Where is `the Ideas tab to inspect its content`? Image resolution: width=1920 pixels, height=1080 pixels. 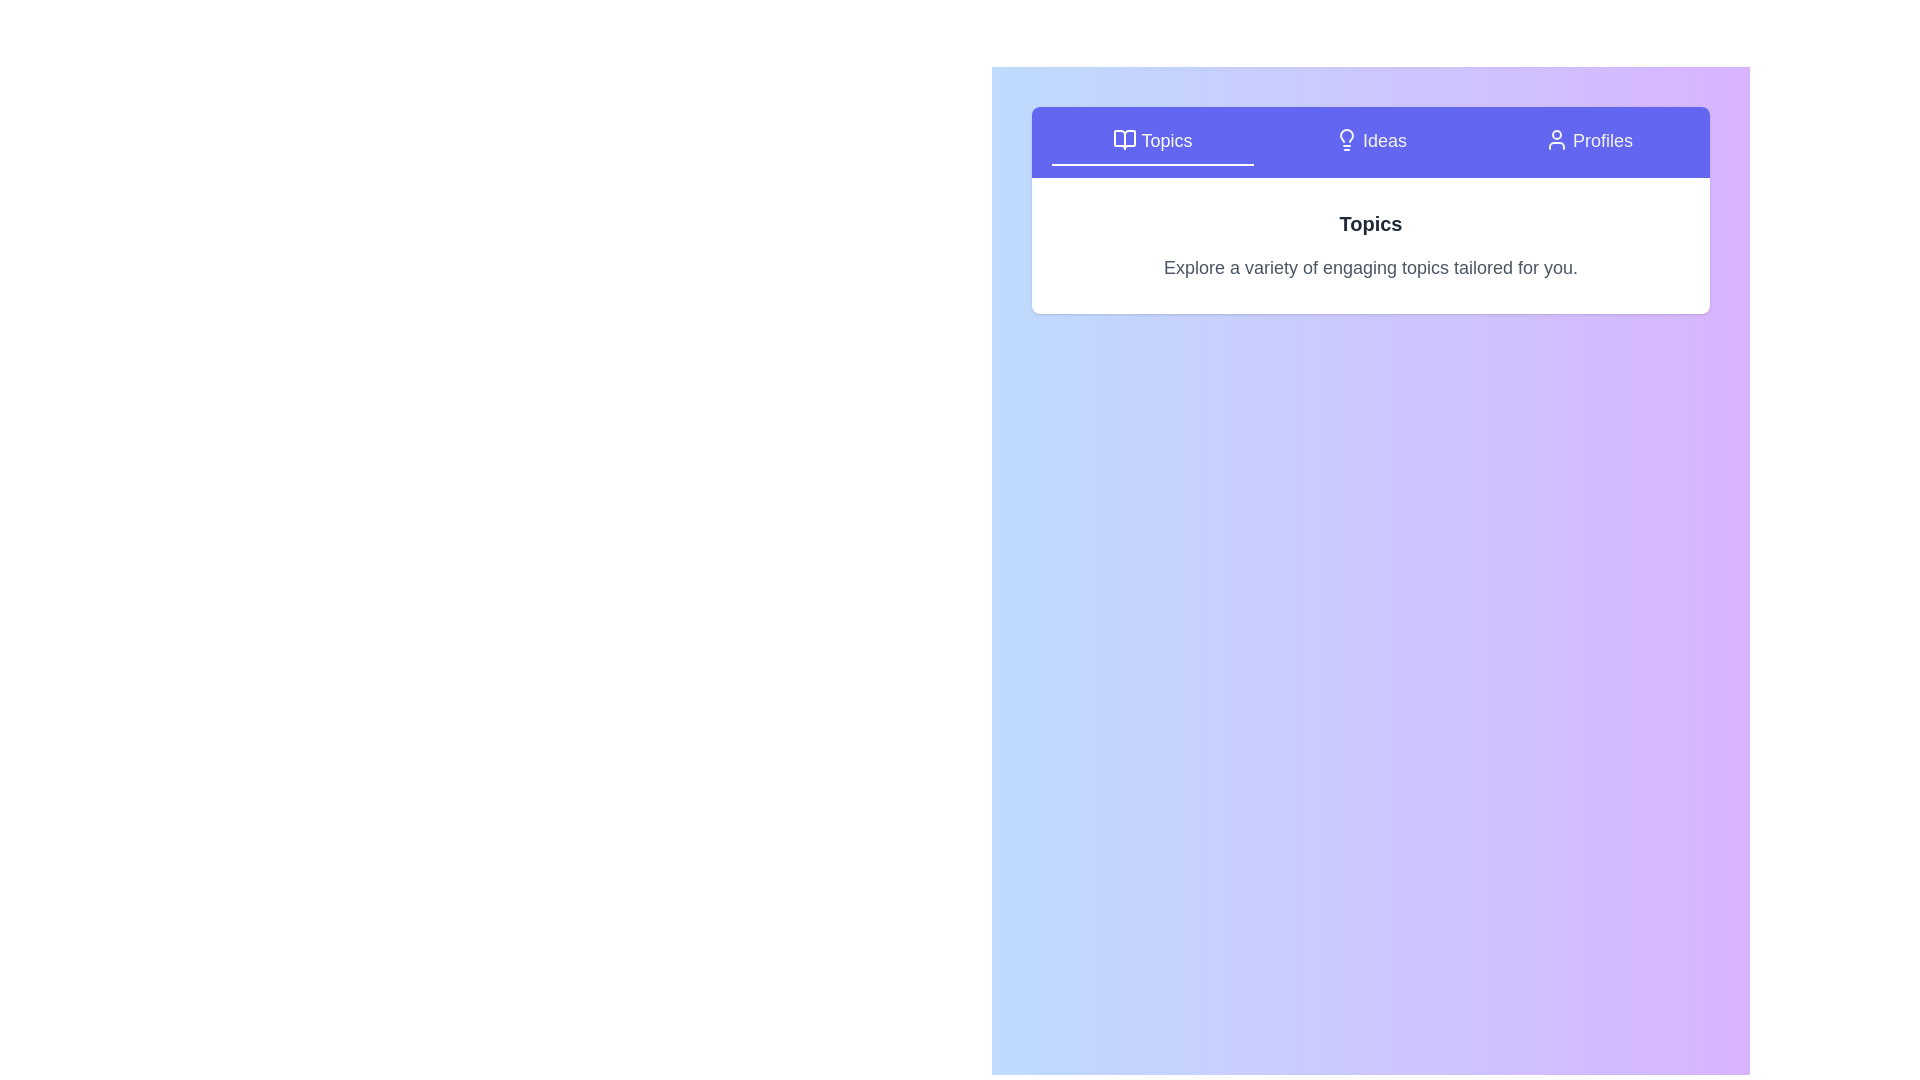
the Ideas tab to inspect its content is located at coordinates (1370, 141).